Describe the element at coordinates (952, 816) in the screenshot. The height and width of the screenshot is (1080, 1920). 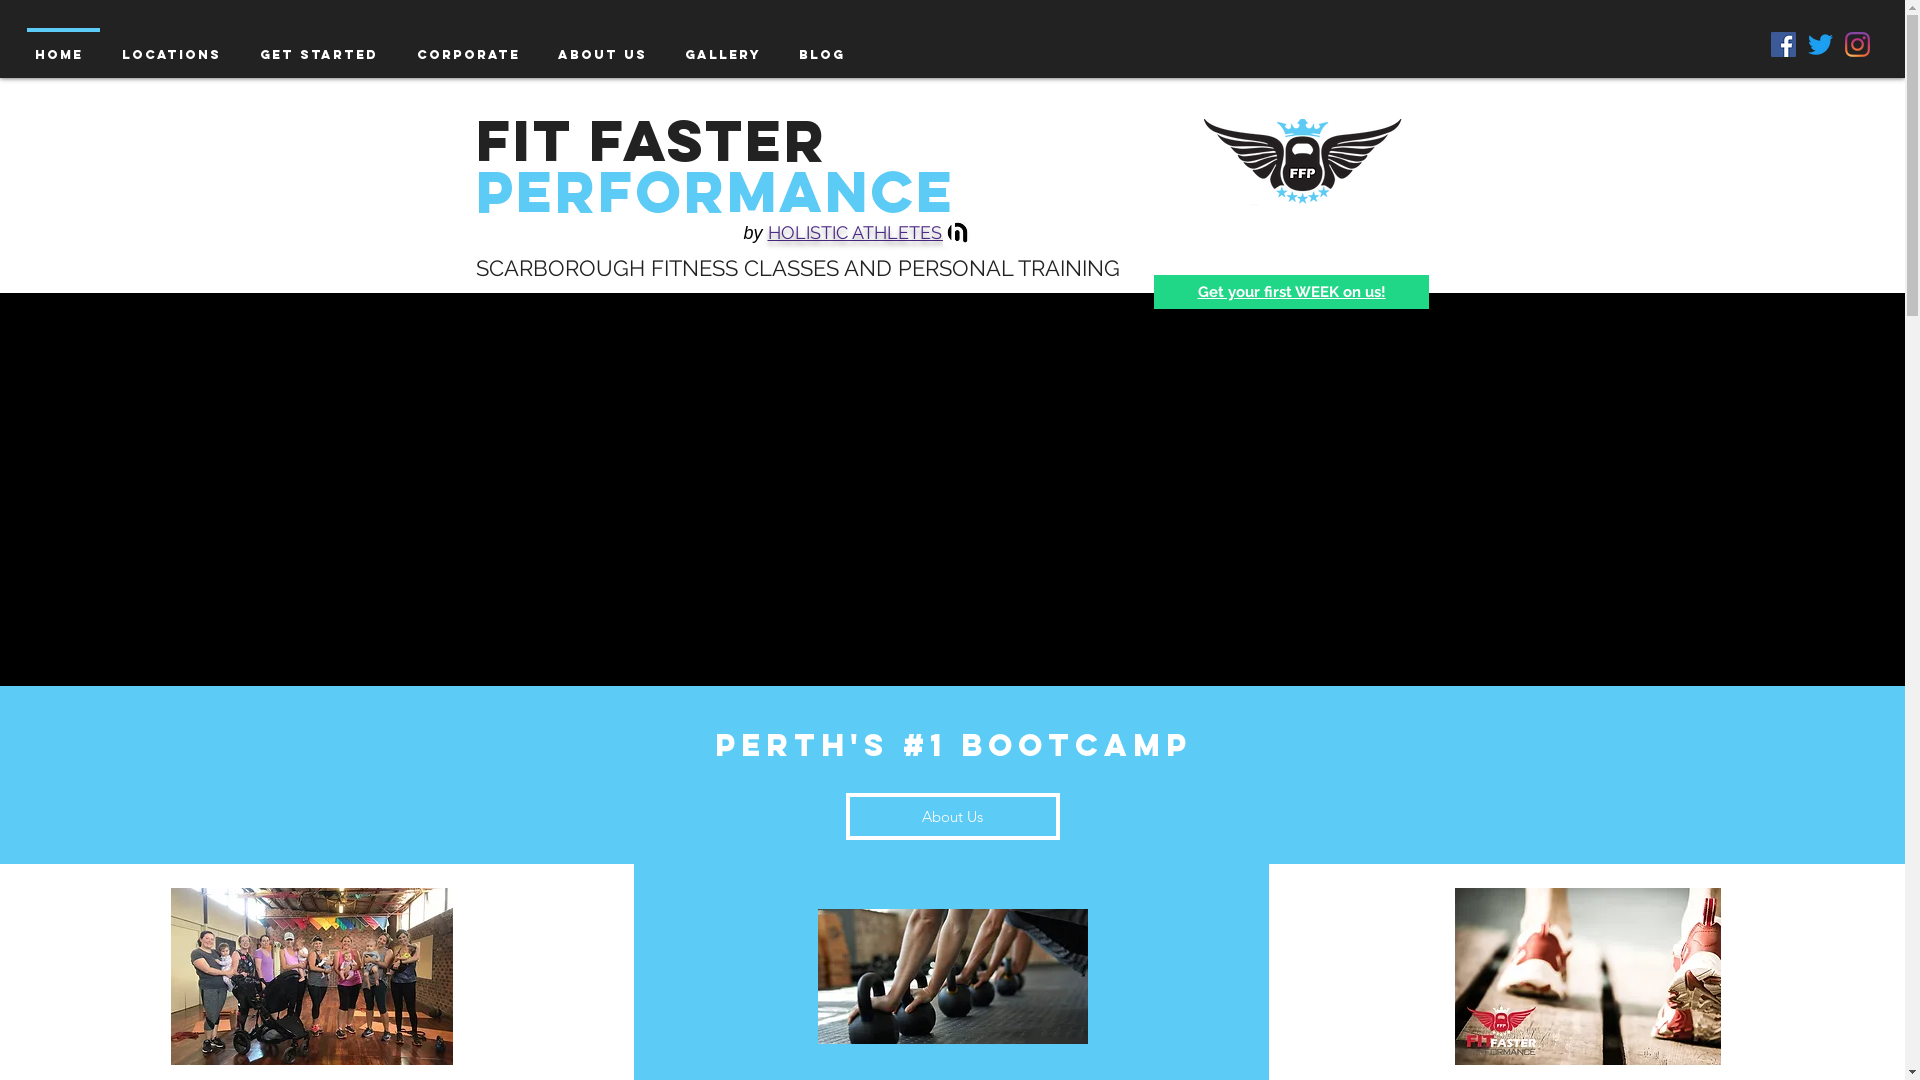
I see `'About Us'` at that location.